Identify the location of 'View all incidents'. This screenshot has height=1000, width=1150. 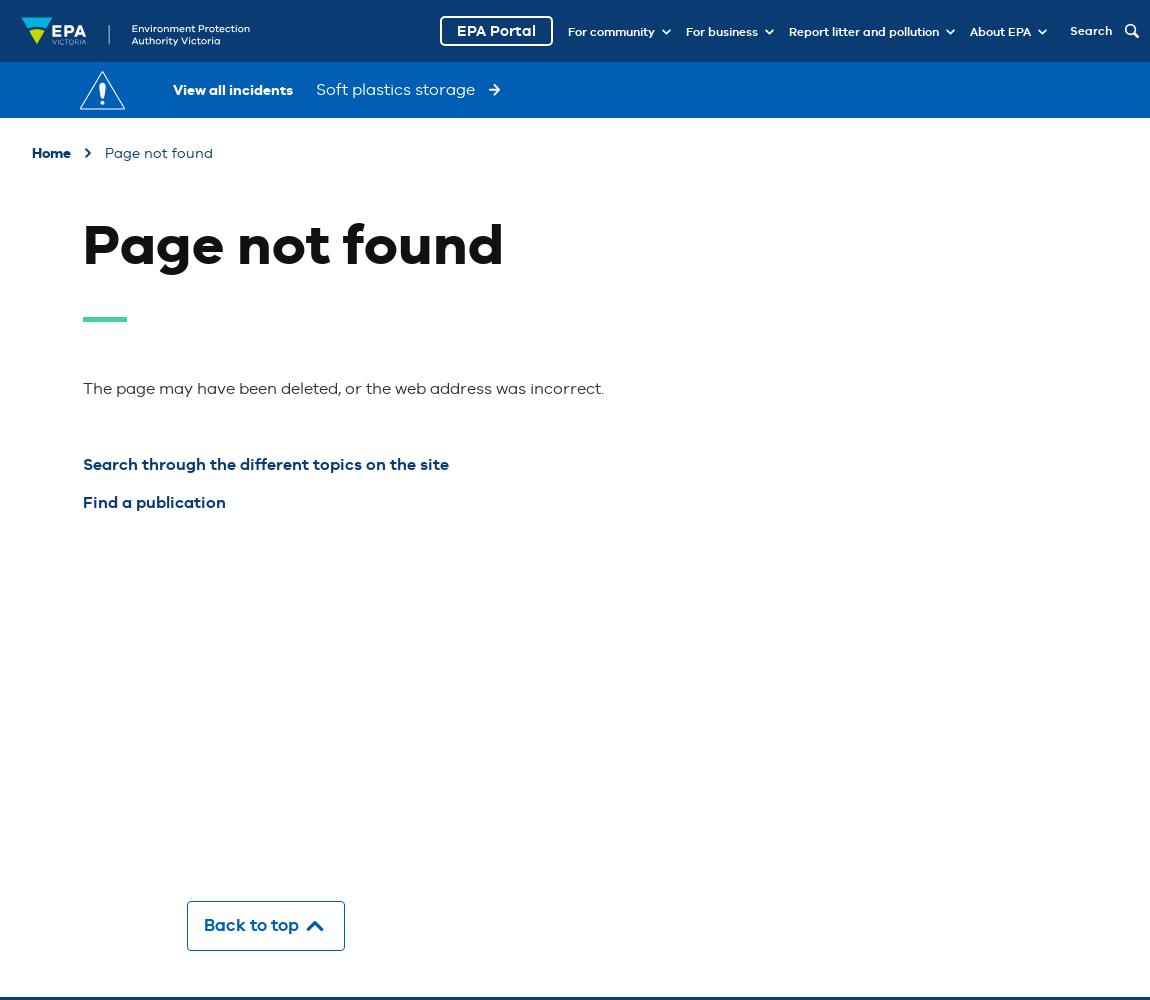
(233, 89).